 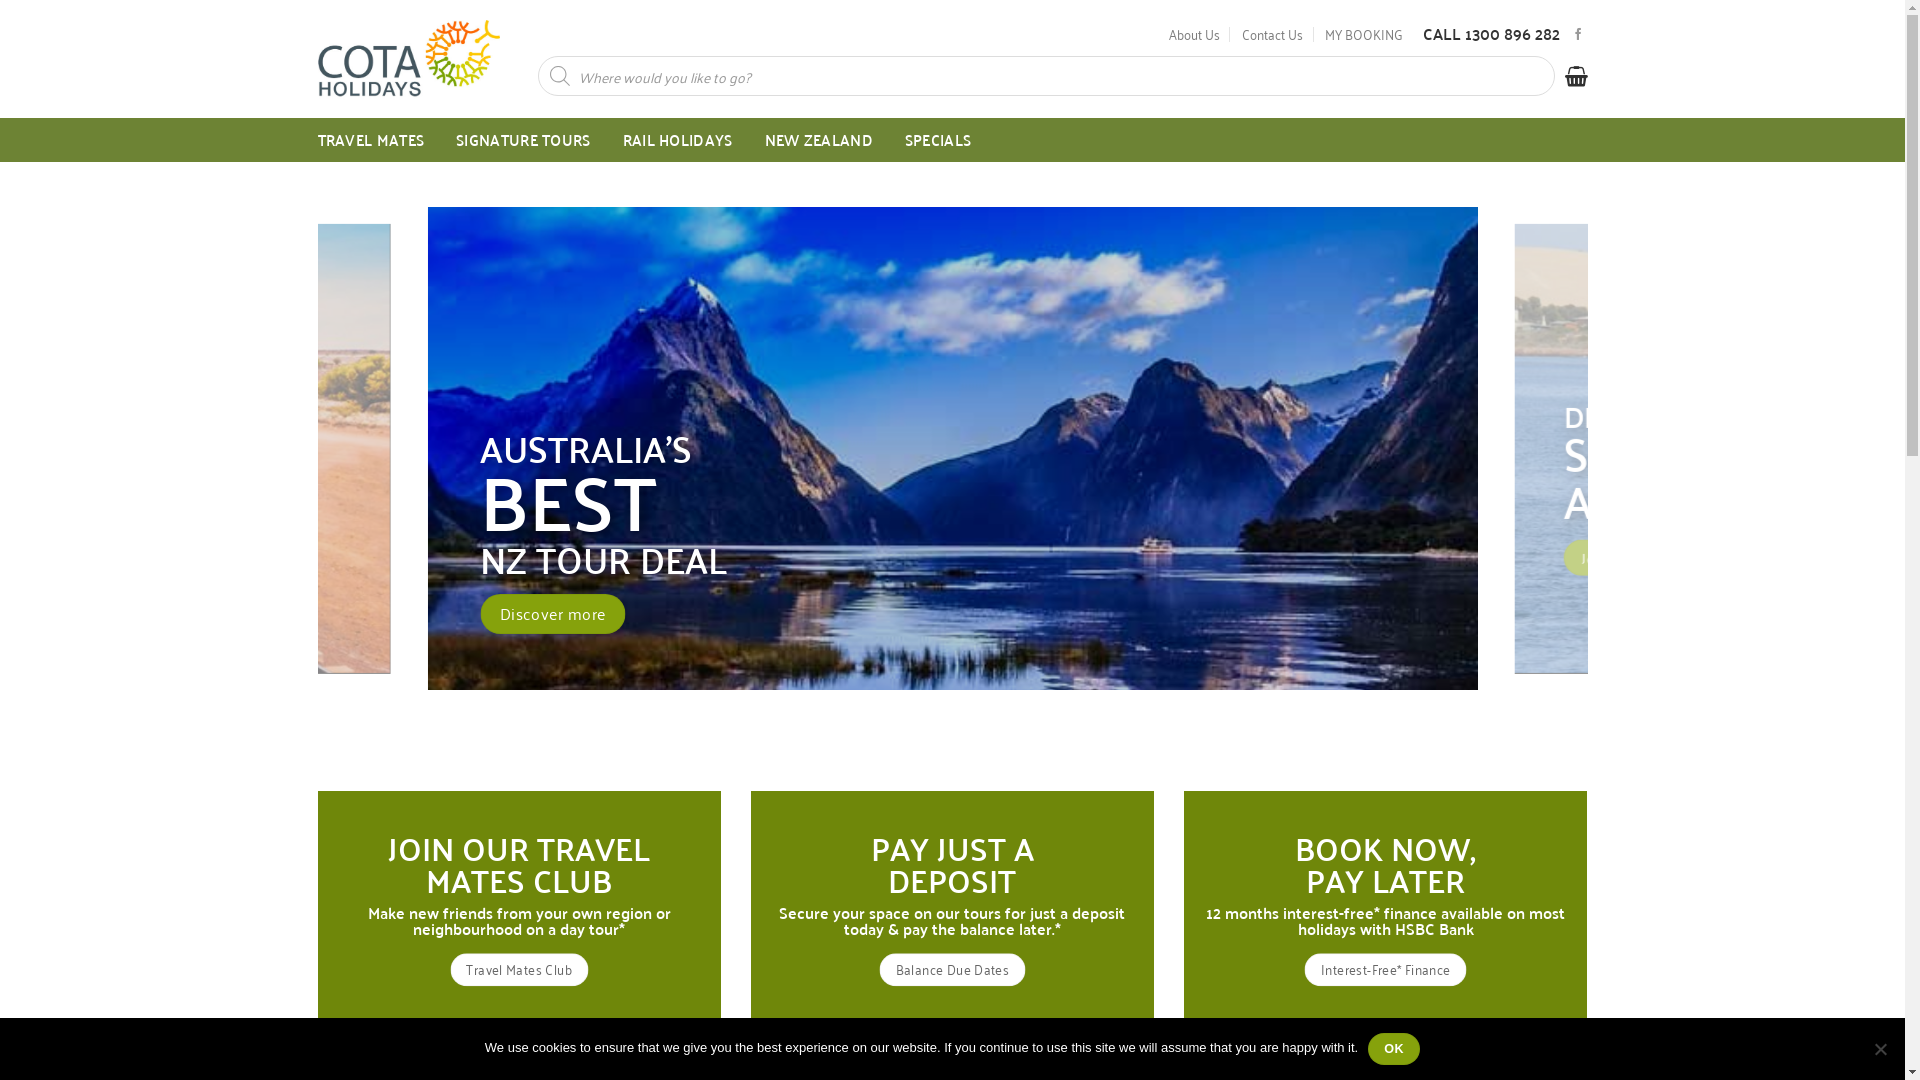 What do you see at coordinates (1392, 1048) in the screenshot?
I see `'OK'` at bounding box center [1392, 1048].